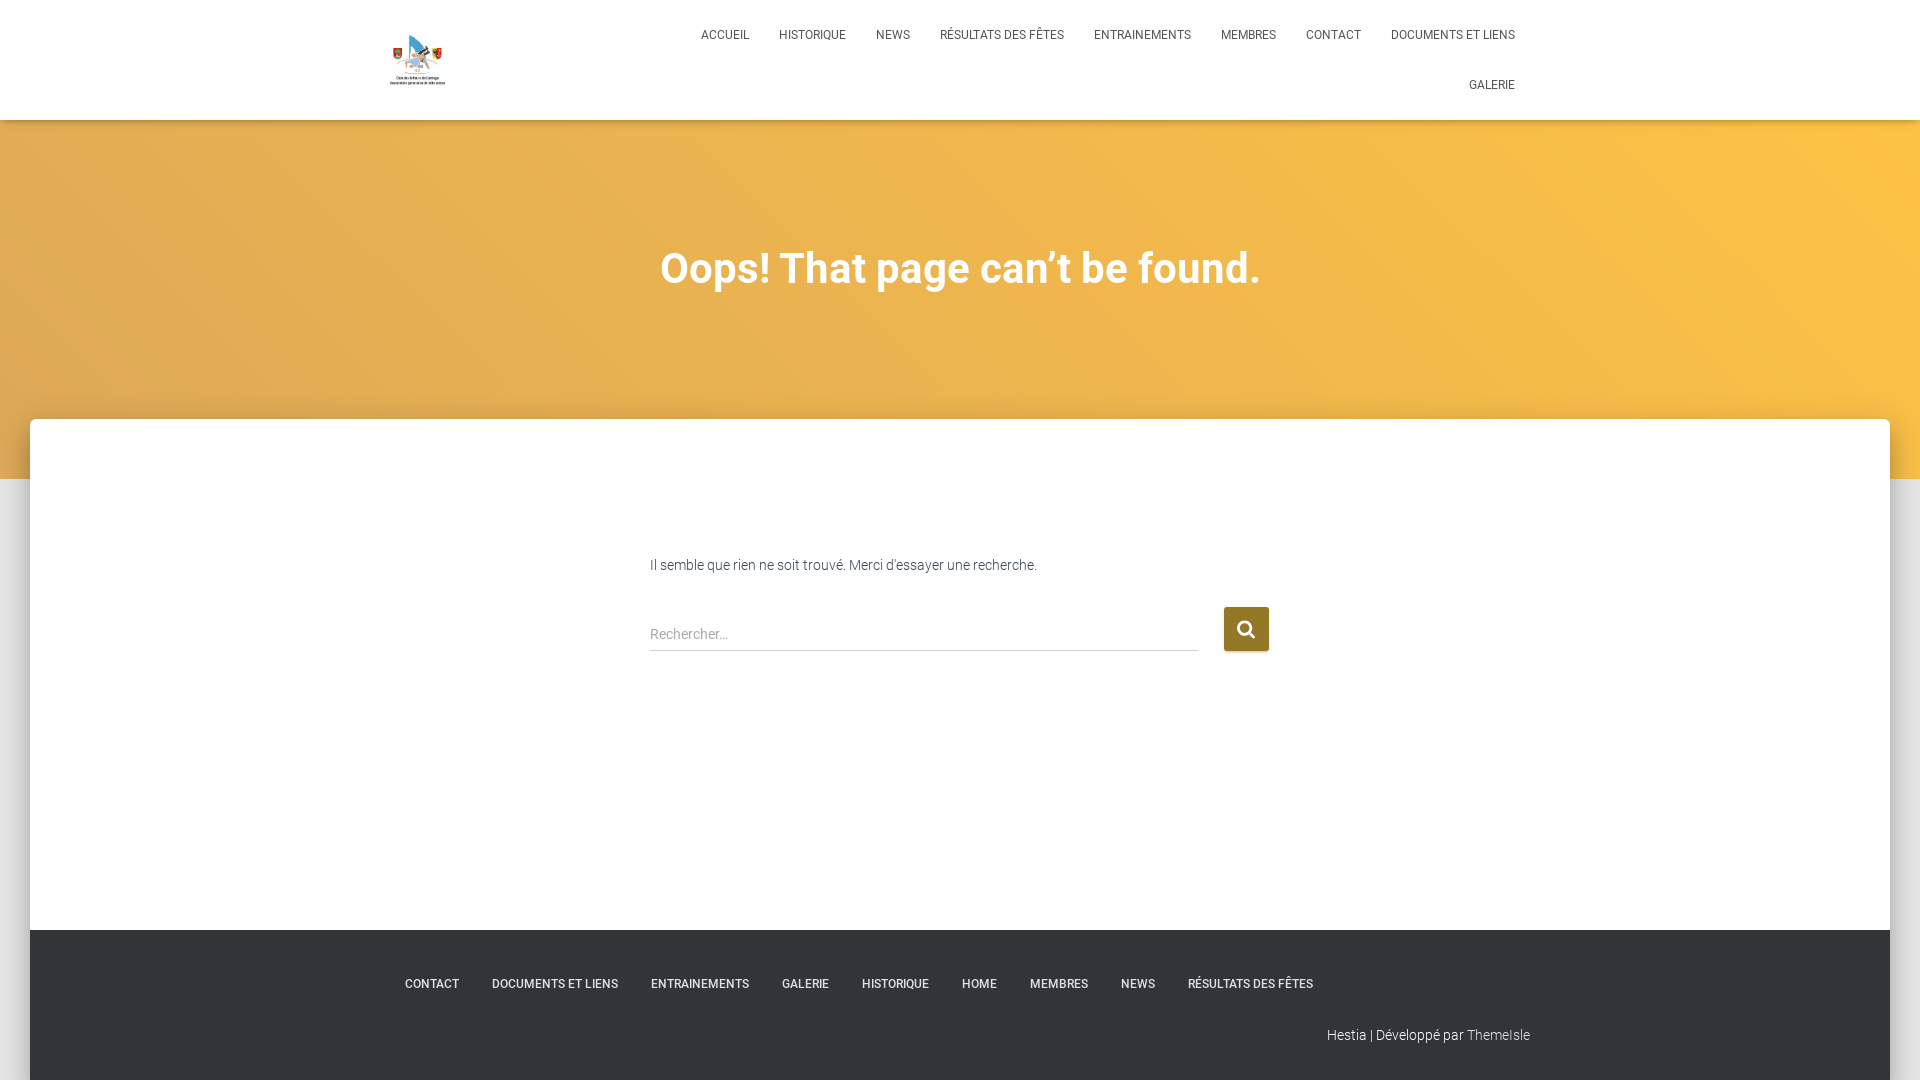 This screenshot has height=1080, width=1920. What do you see at coordinates (1492, 83) in the screenshot?
I see `'GALERIE'` at bounding box center [1492, 83].